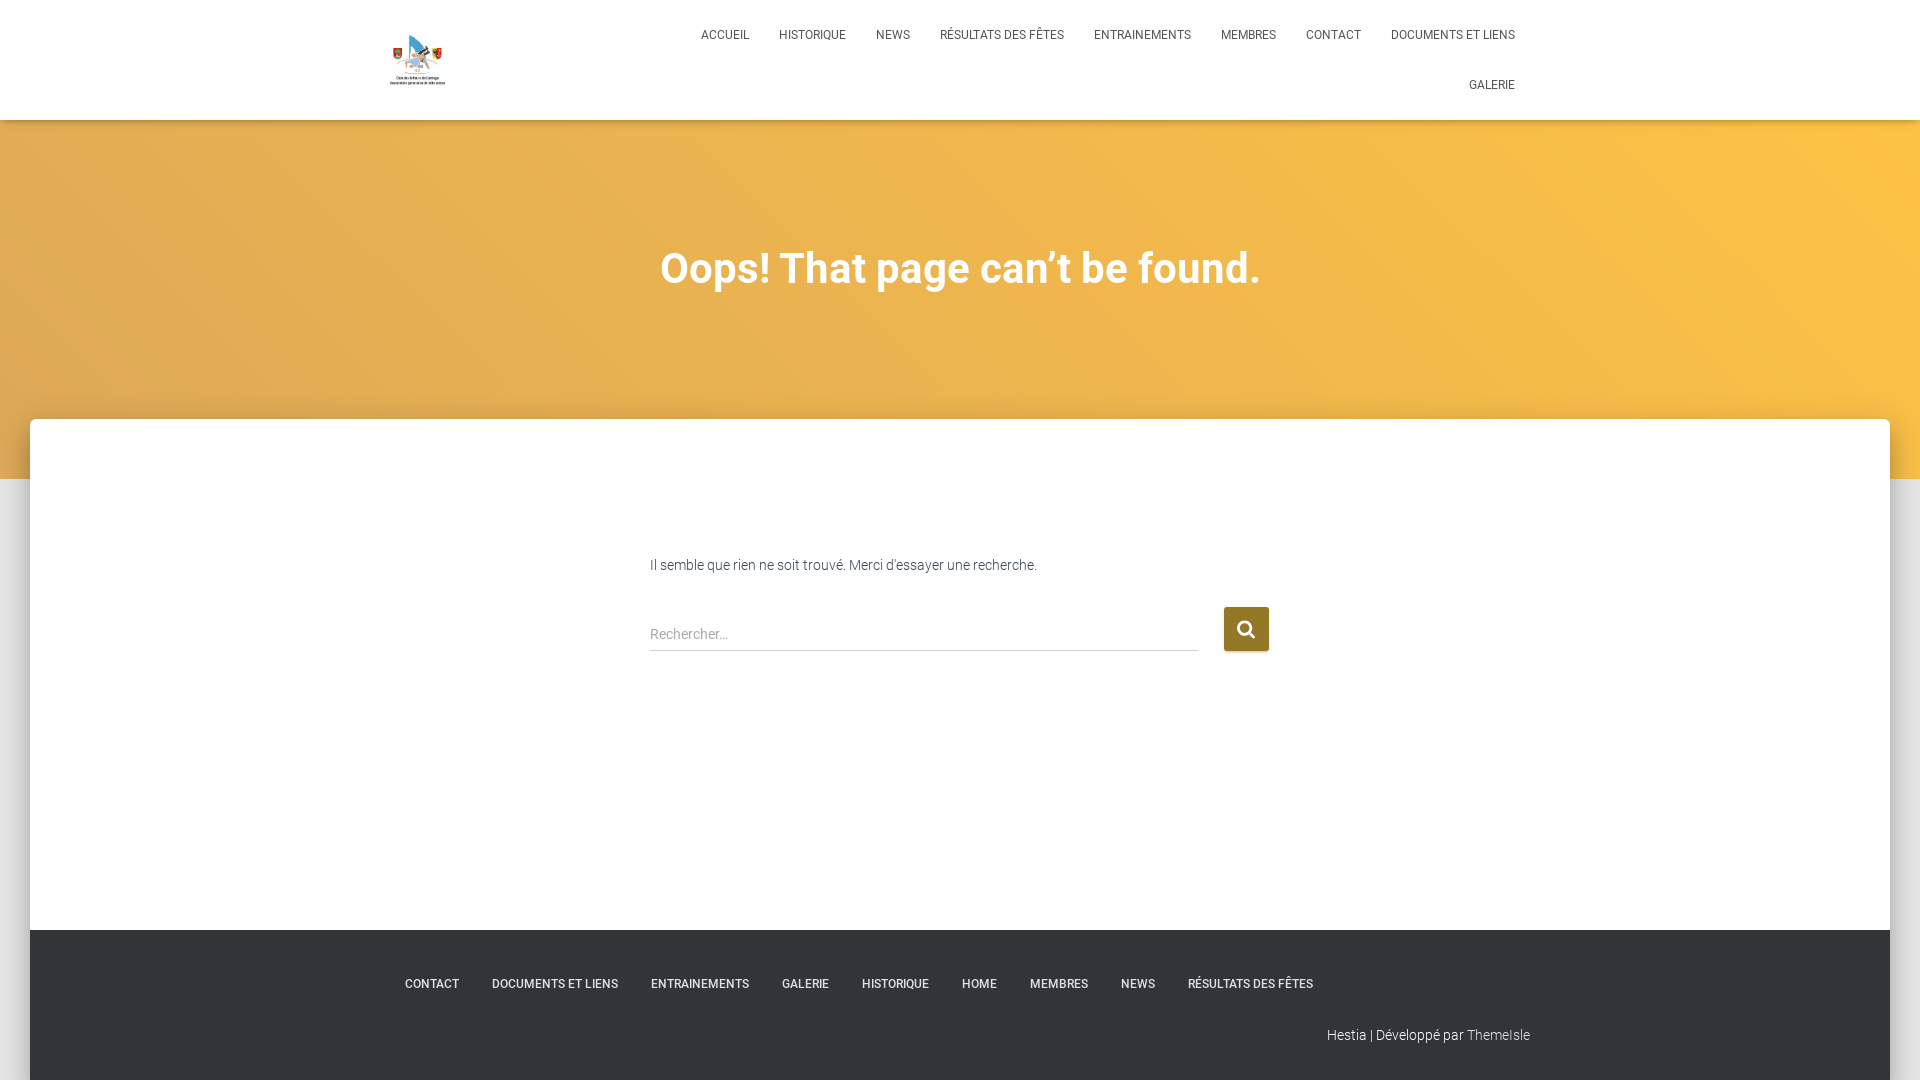 This screenshot has height=1080, width=1920. What do you see at coordinates (1492, 83) in the screenshot?
I see `'GALERIE'` at bounding box center [1492, 83].